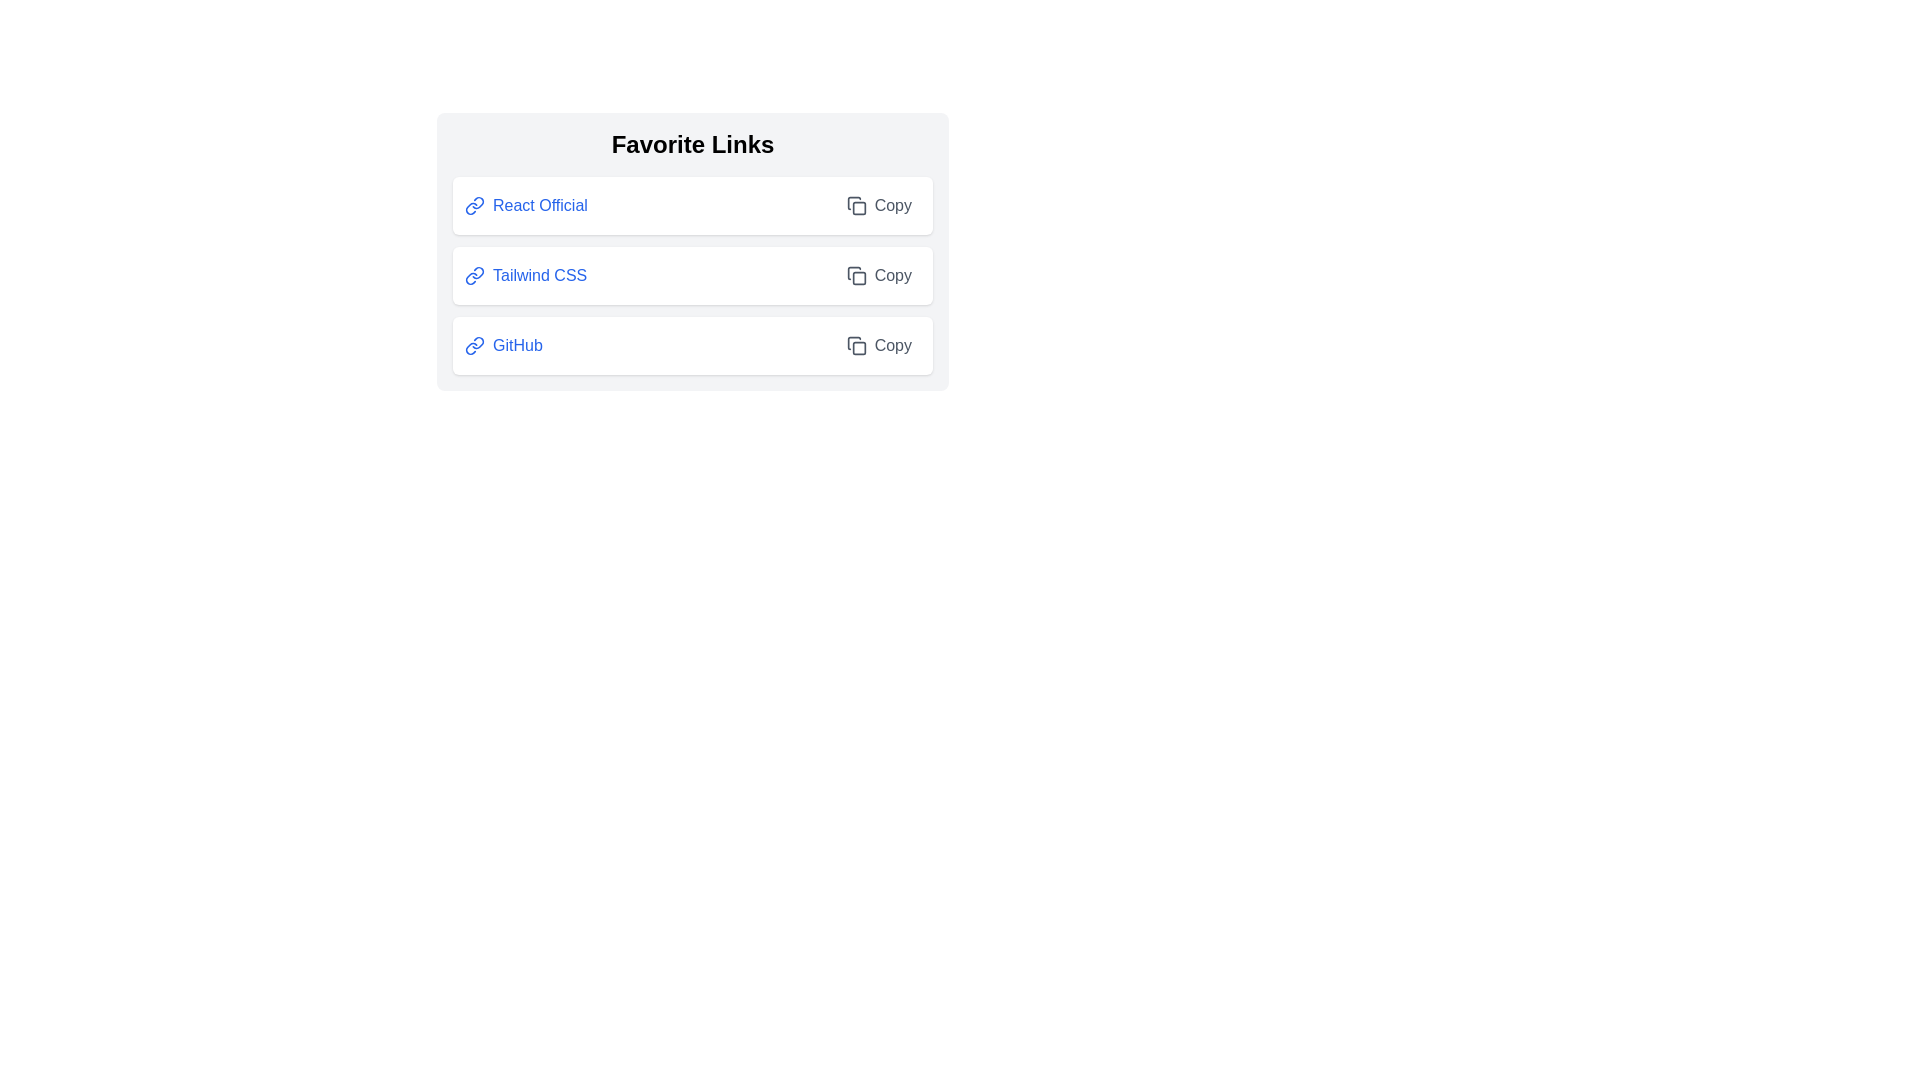 This screenshot has height=1080, width=1920. Describe the element at coordinates (526, 276) in the screenshot. I see `the hyperlink in the 'Favorite Links' card that navigates to the Tailwind CSS website, located between the 'React Official' link and the 'GitHub' link` at that location.